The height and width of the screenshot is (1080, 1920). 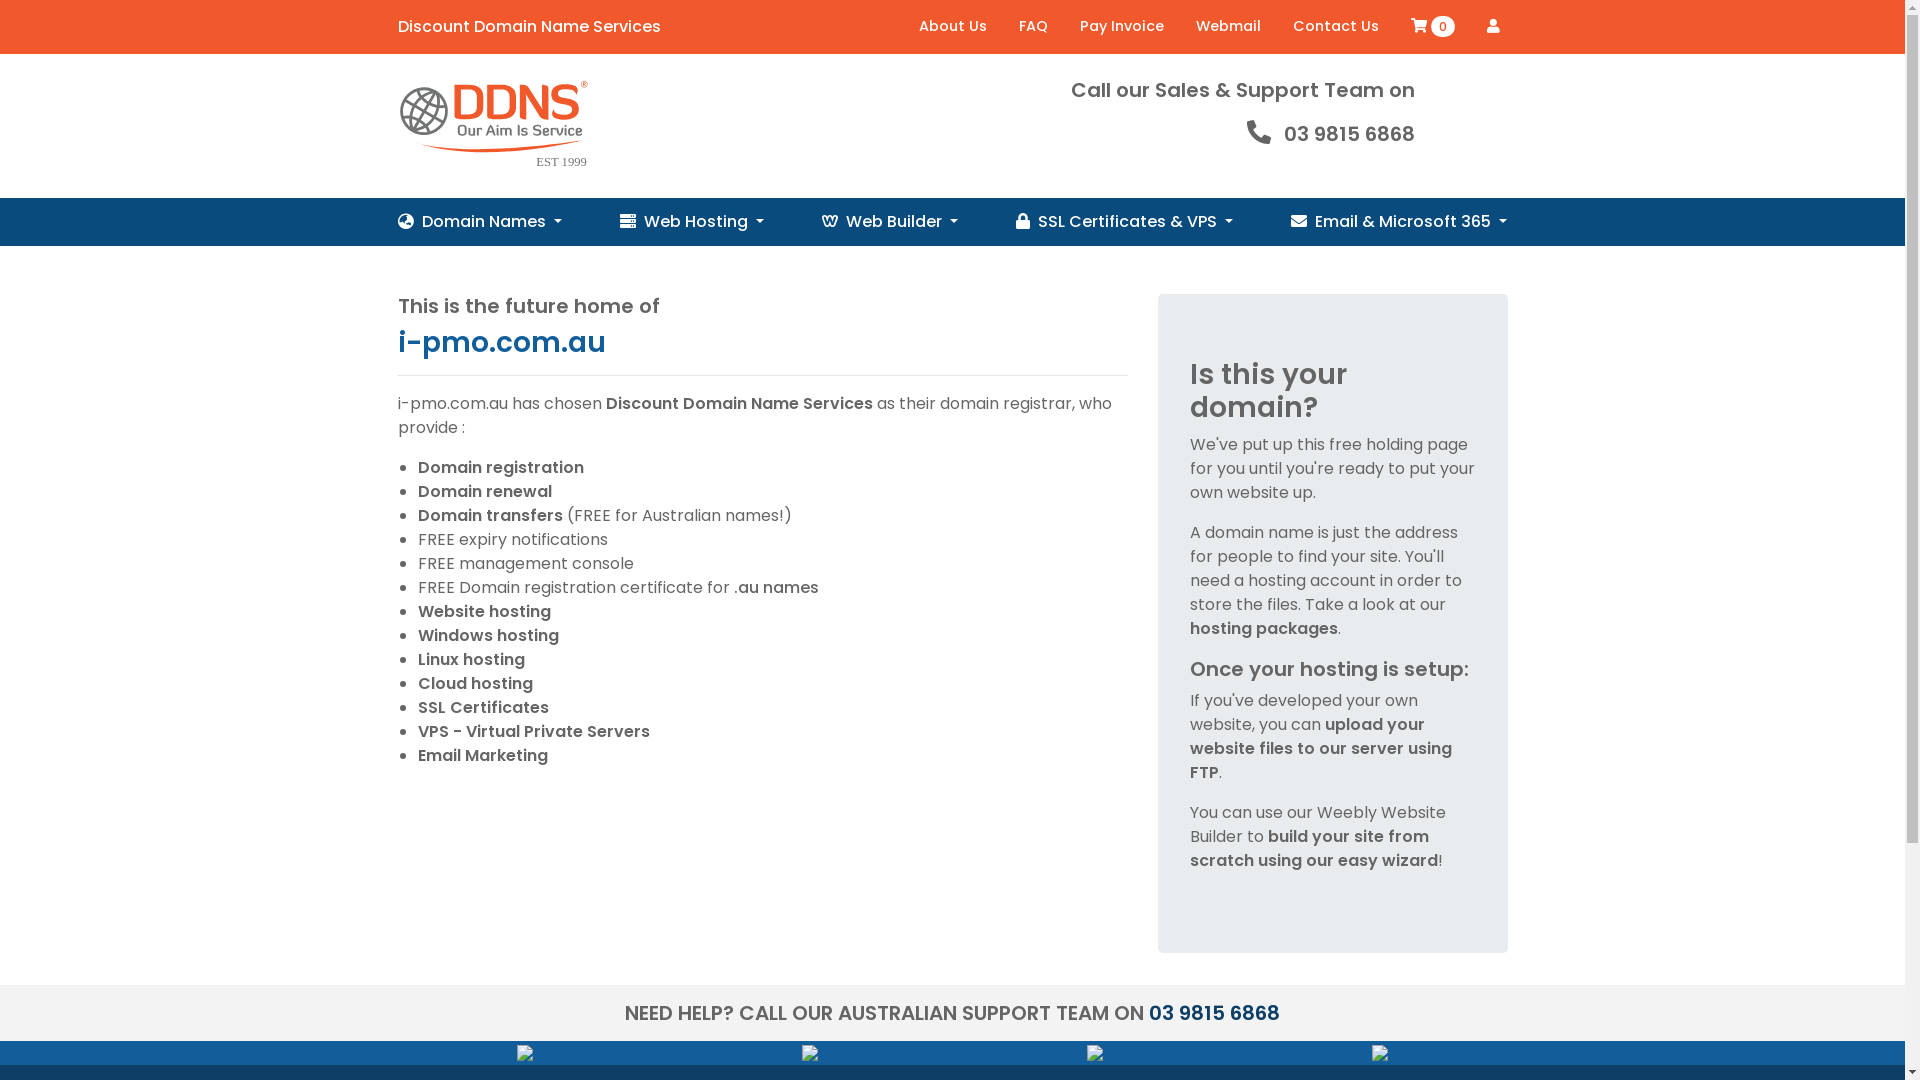 What do you see at coordinates (490, 514) in the screenshot?
I see `'Domain transfers'` at bounding box center [490, 514].